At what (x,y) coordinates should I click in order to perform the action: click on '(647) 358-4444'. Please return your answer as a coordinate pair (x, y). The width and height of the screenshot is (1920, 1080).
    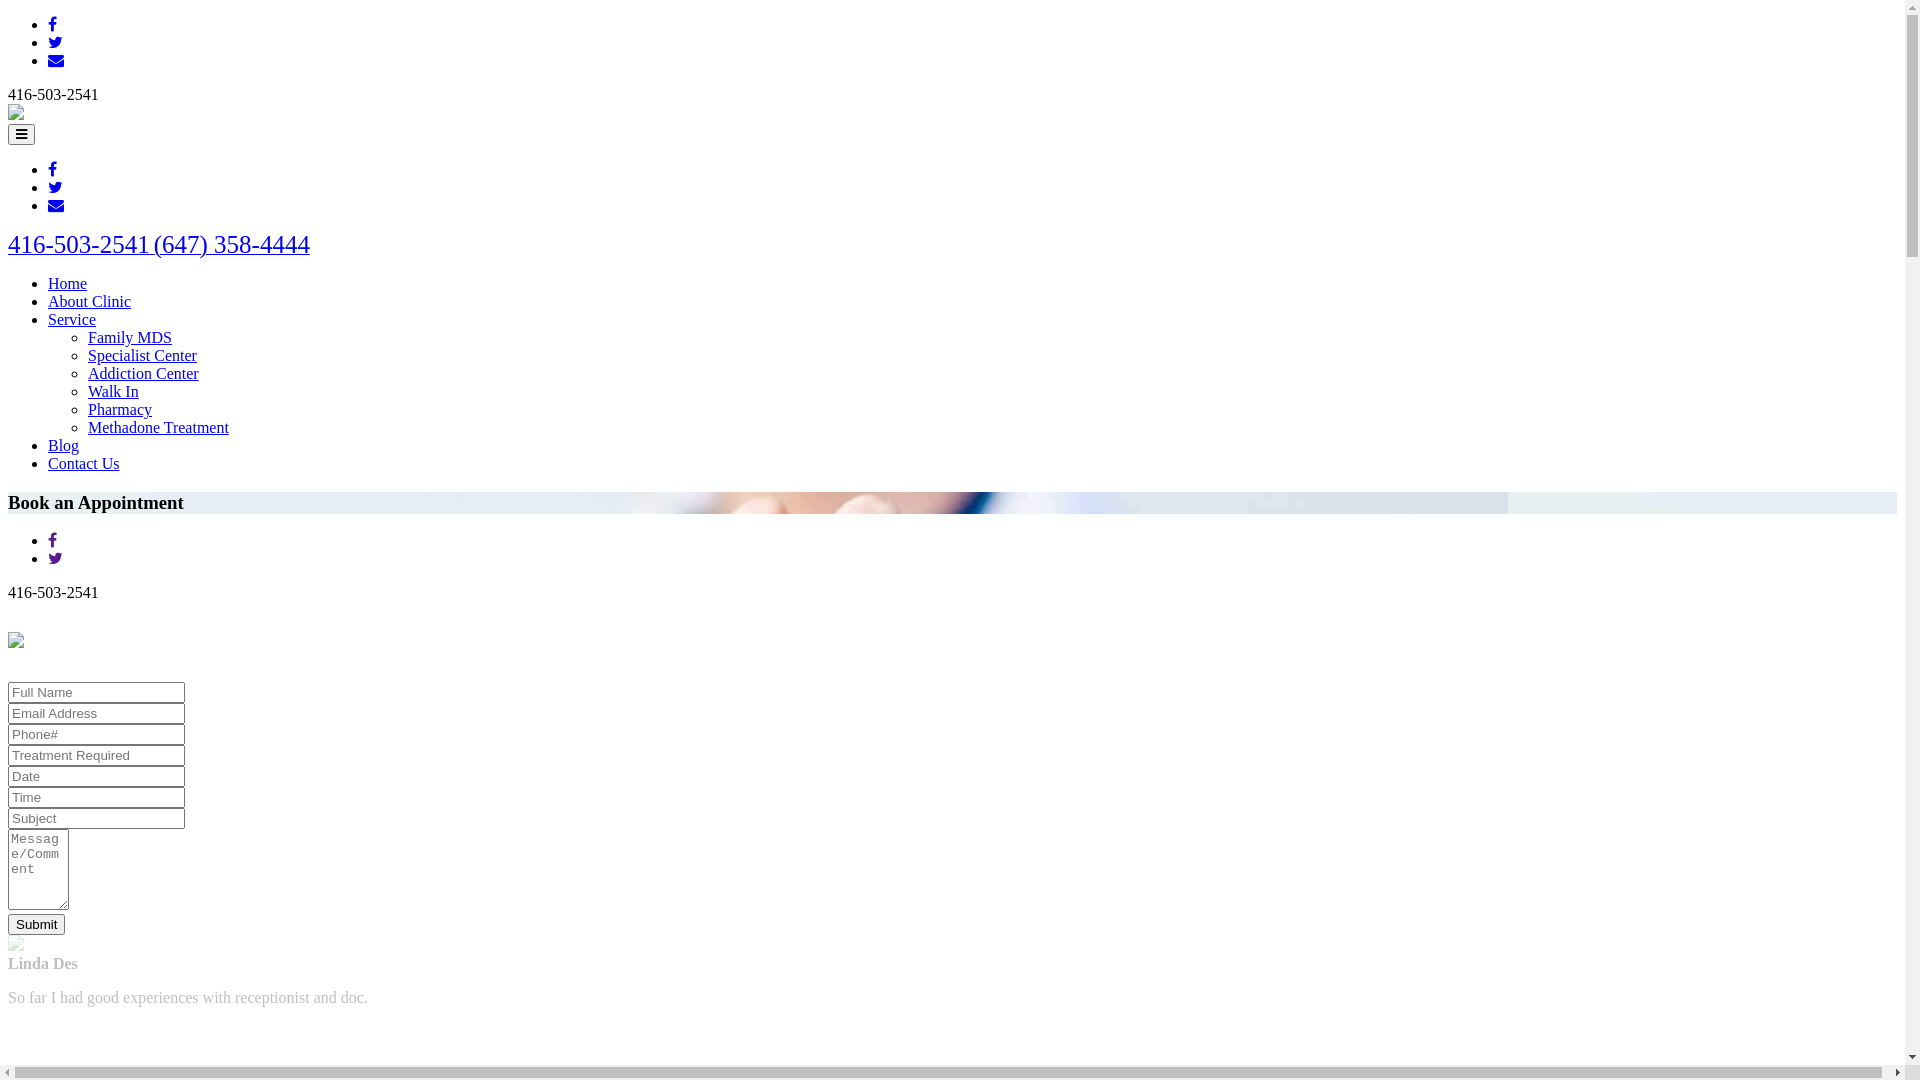
    Looking at the image, I should click on (152, 246).